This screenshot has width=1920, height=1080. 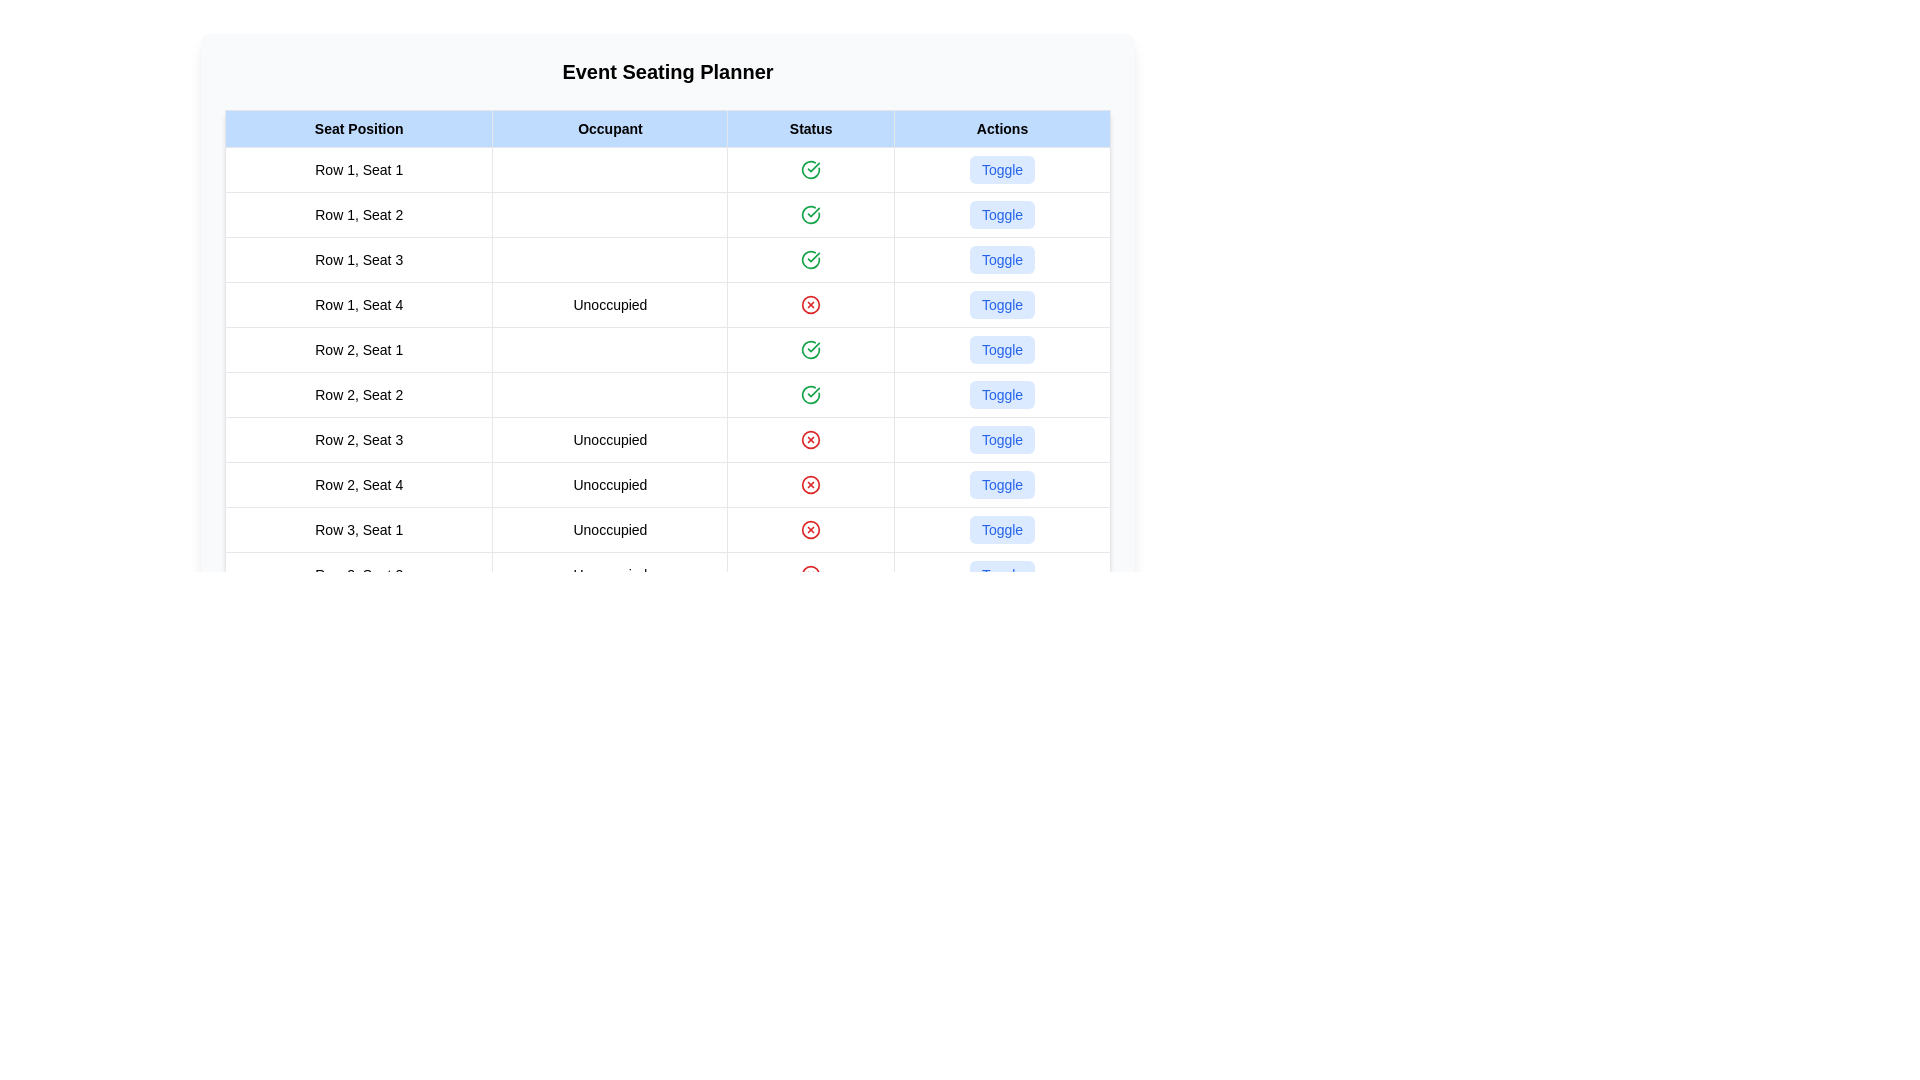 I want to click on the positive status icon located in the fourth row of the 'Status' column, which is associated with the text 'Row 2, Seat 2' in the 'Seat Position' column, so click(x=811, y=394).